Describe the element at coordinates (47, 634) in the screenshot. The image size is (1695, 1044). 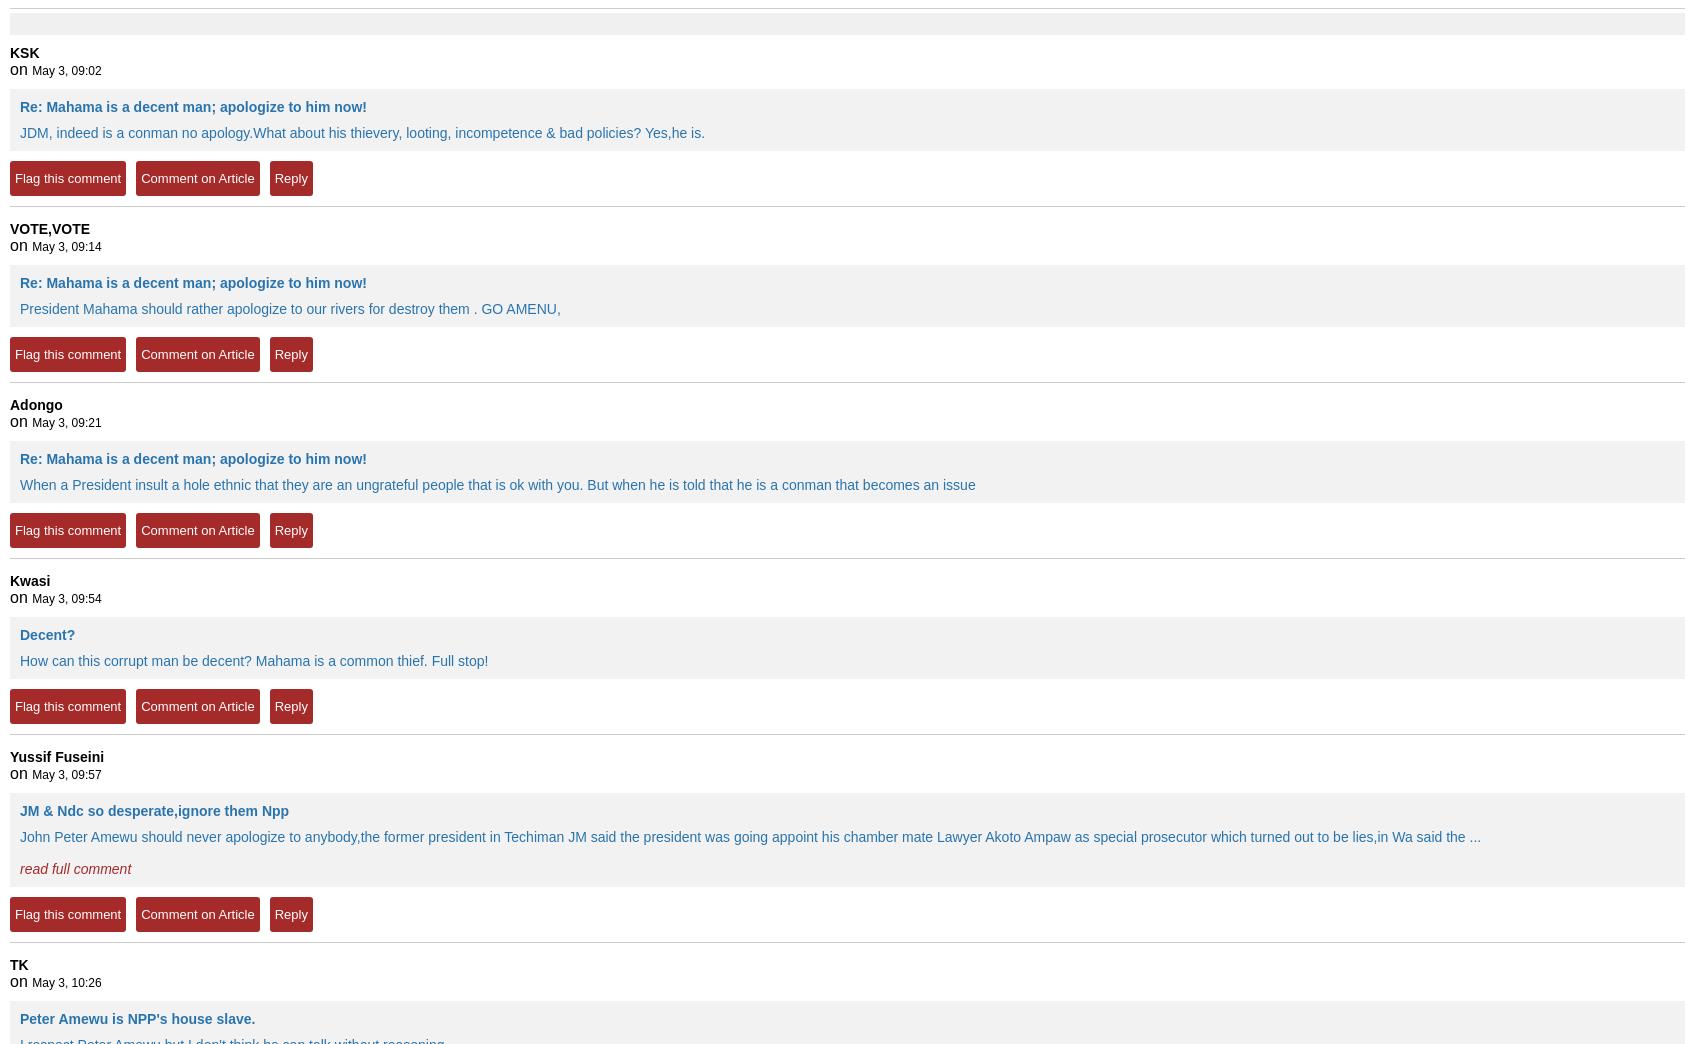
I see `'Decent?'` at that location.